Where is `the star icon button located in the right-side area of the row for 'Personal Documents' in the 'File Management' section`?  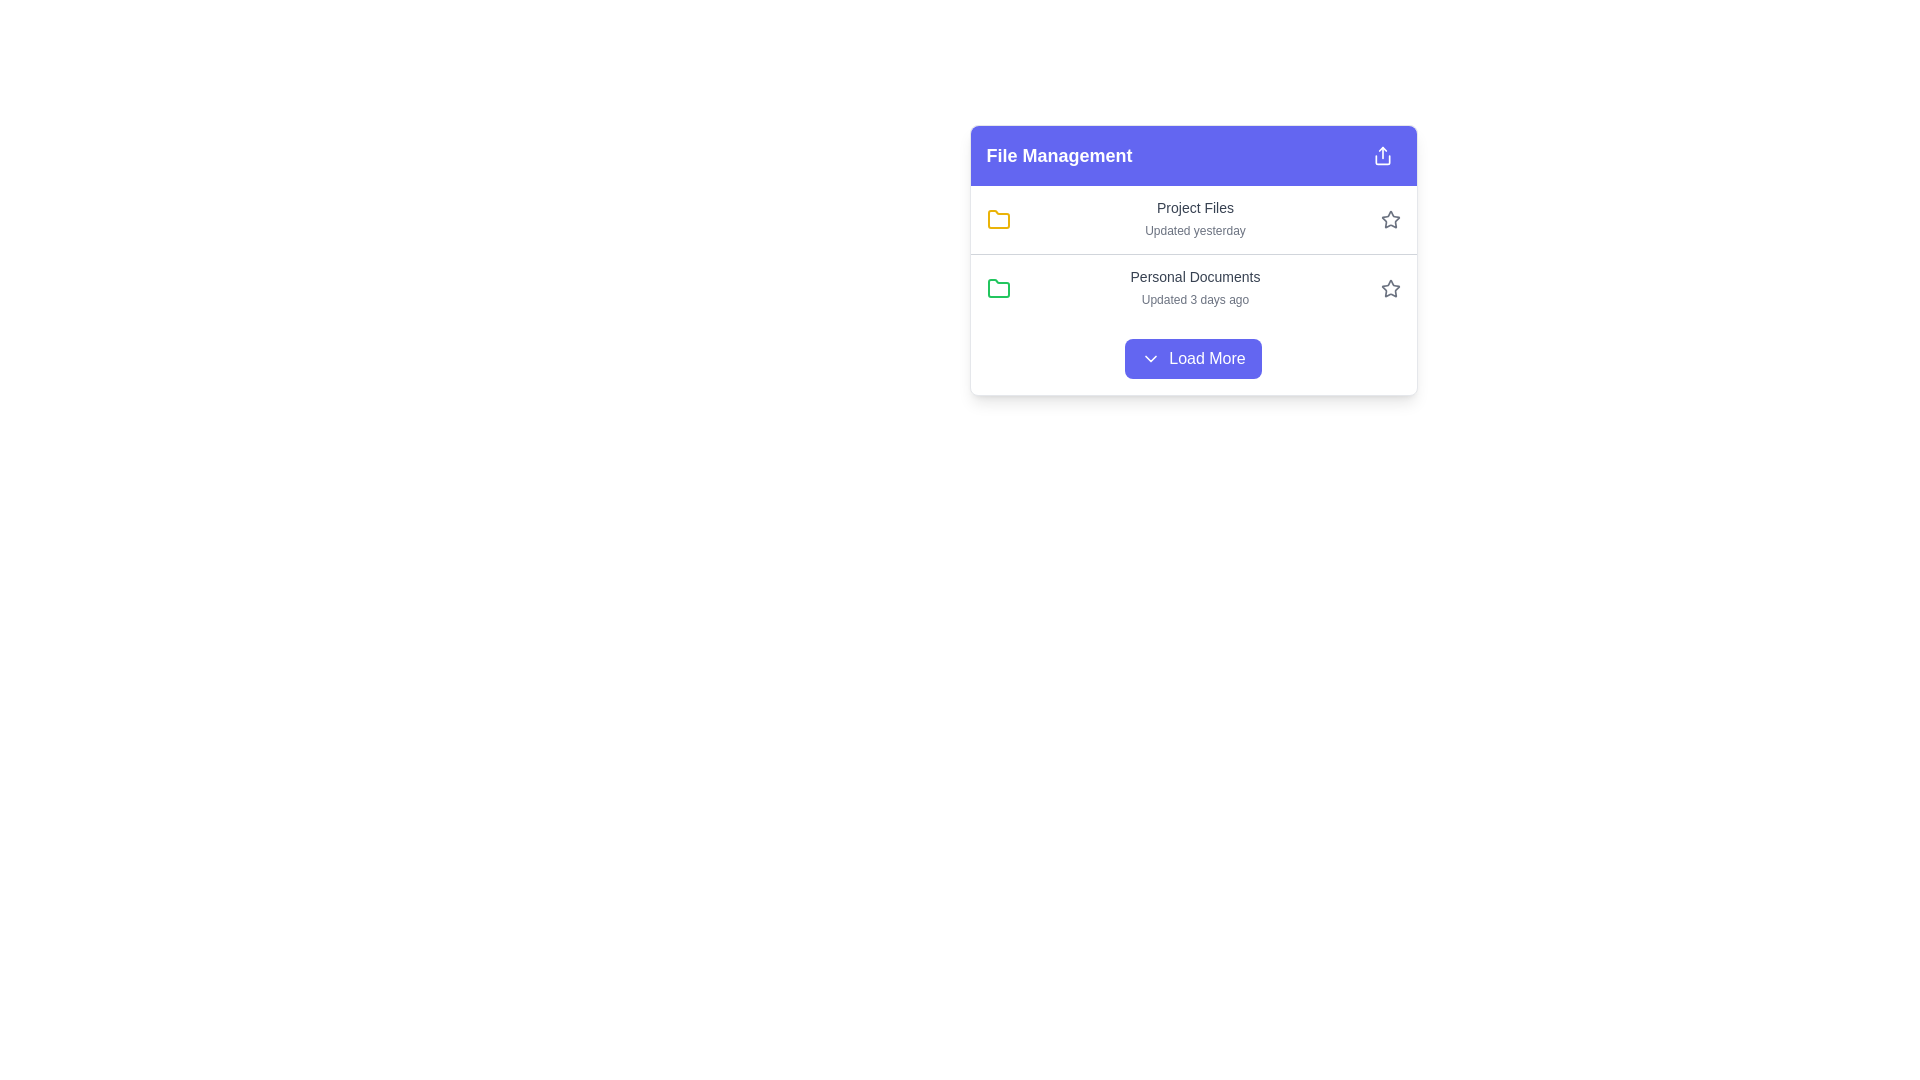 the star icon button located in the right-side area of the row for 'Personal Documents' in the 'File Management' section is located at coordinates (1389, 289).